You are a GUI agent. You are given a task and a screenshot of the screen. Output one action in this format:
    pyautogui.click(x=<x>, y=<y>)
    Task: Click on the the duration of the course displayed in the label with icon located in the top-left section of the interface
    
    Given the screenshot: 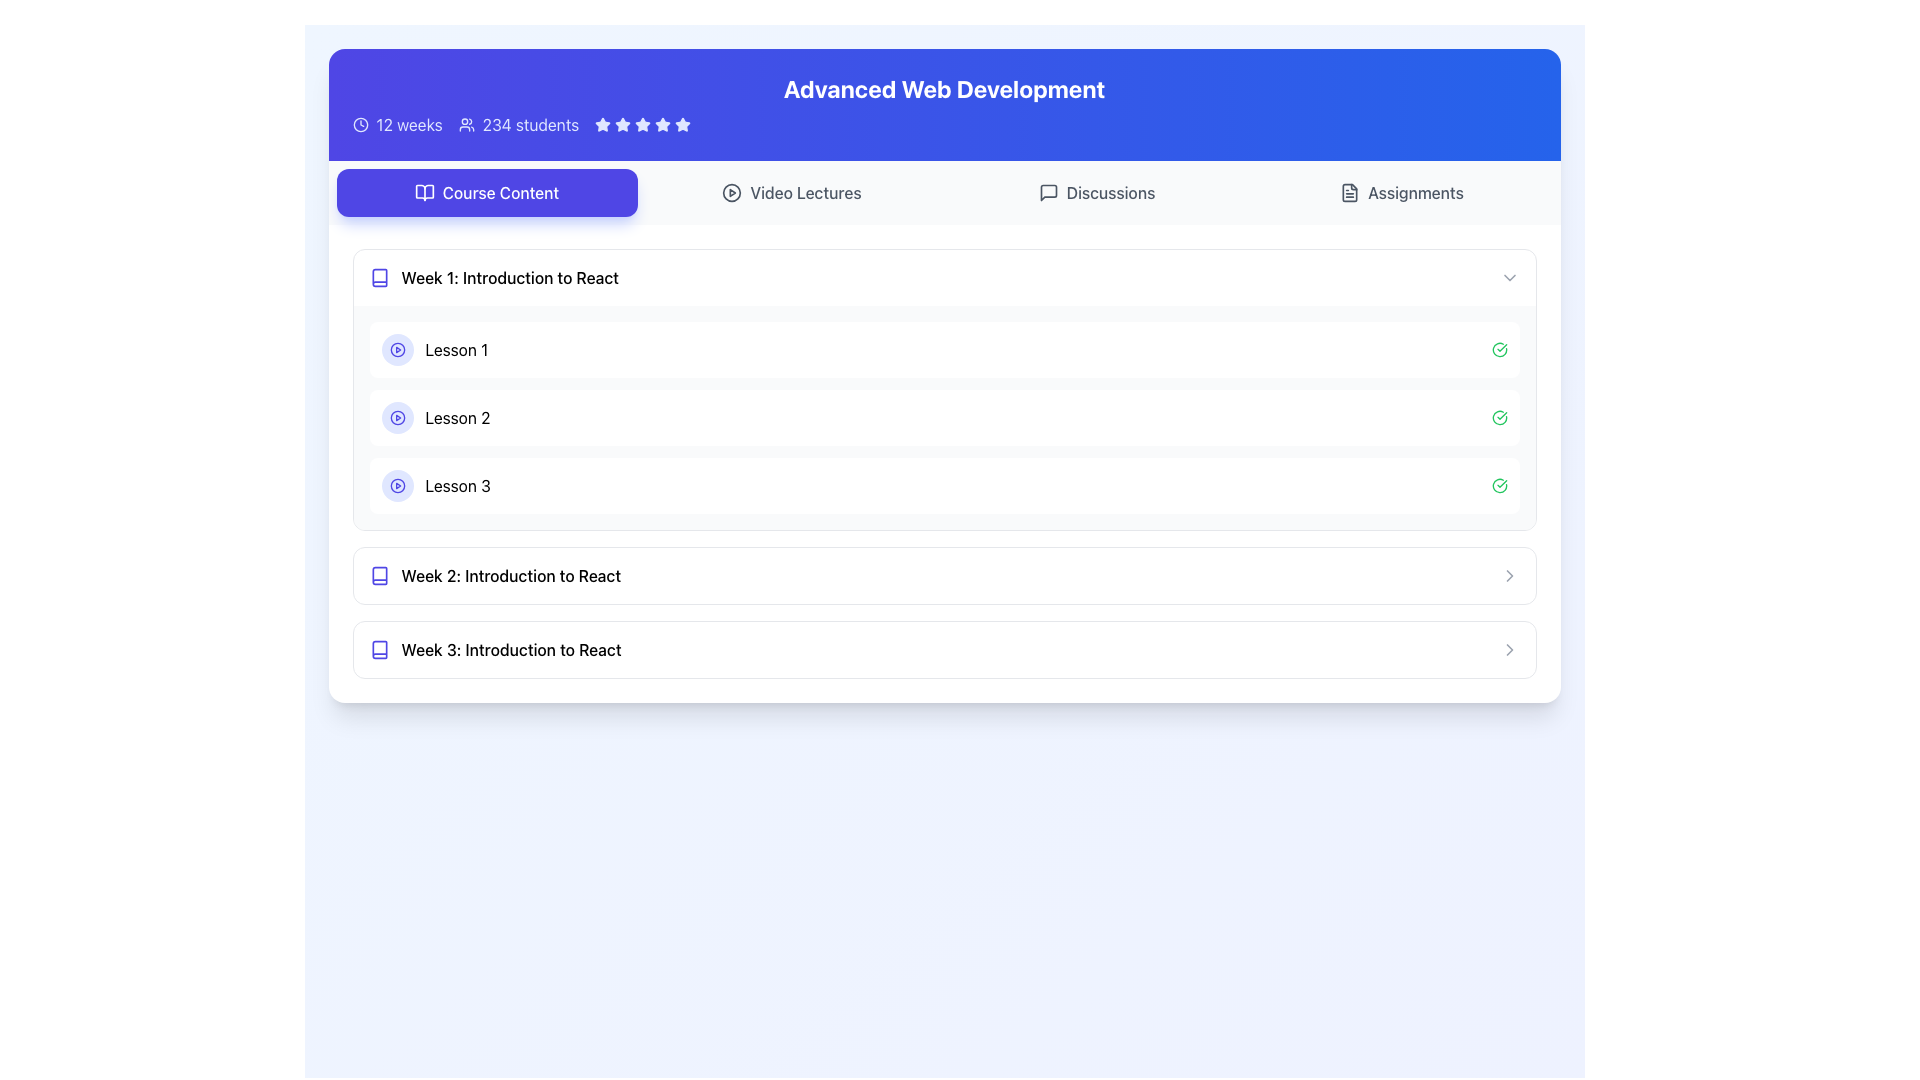 What is the action you would take?
    pyautogui.click(x=397, y=124)
    